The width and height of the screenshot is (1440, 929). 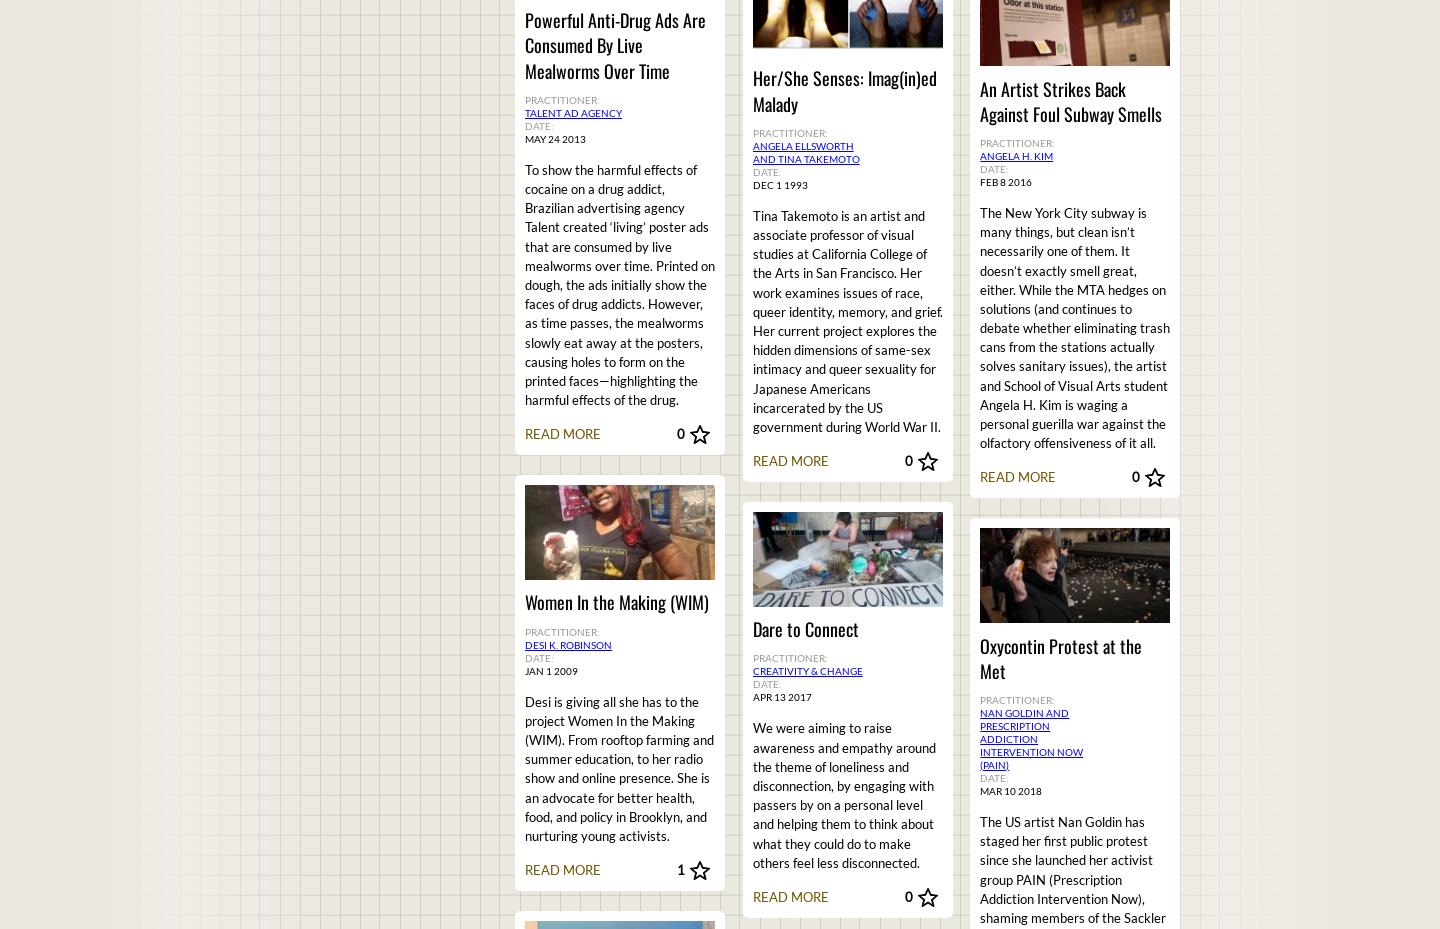 What do you see at coordinates (614, 43) in the screenshot?
I see `'Powerful Anti-Drug Ads Are Consumed By Live Mealworms Over Time'` at bounding box center [614, 43].